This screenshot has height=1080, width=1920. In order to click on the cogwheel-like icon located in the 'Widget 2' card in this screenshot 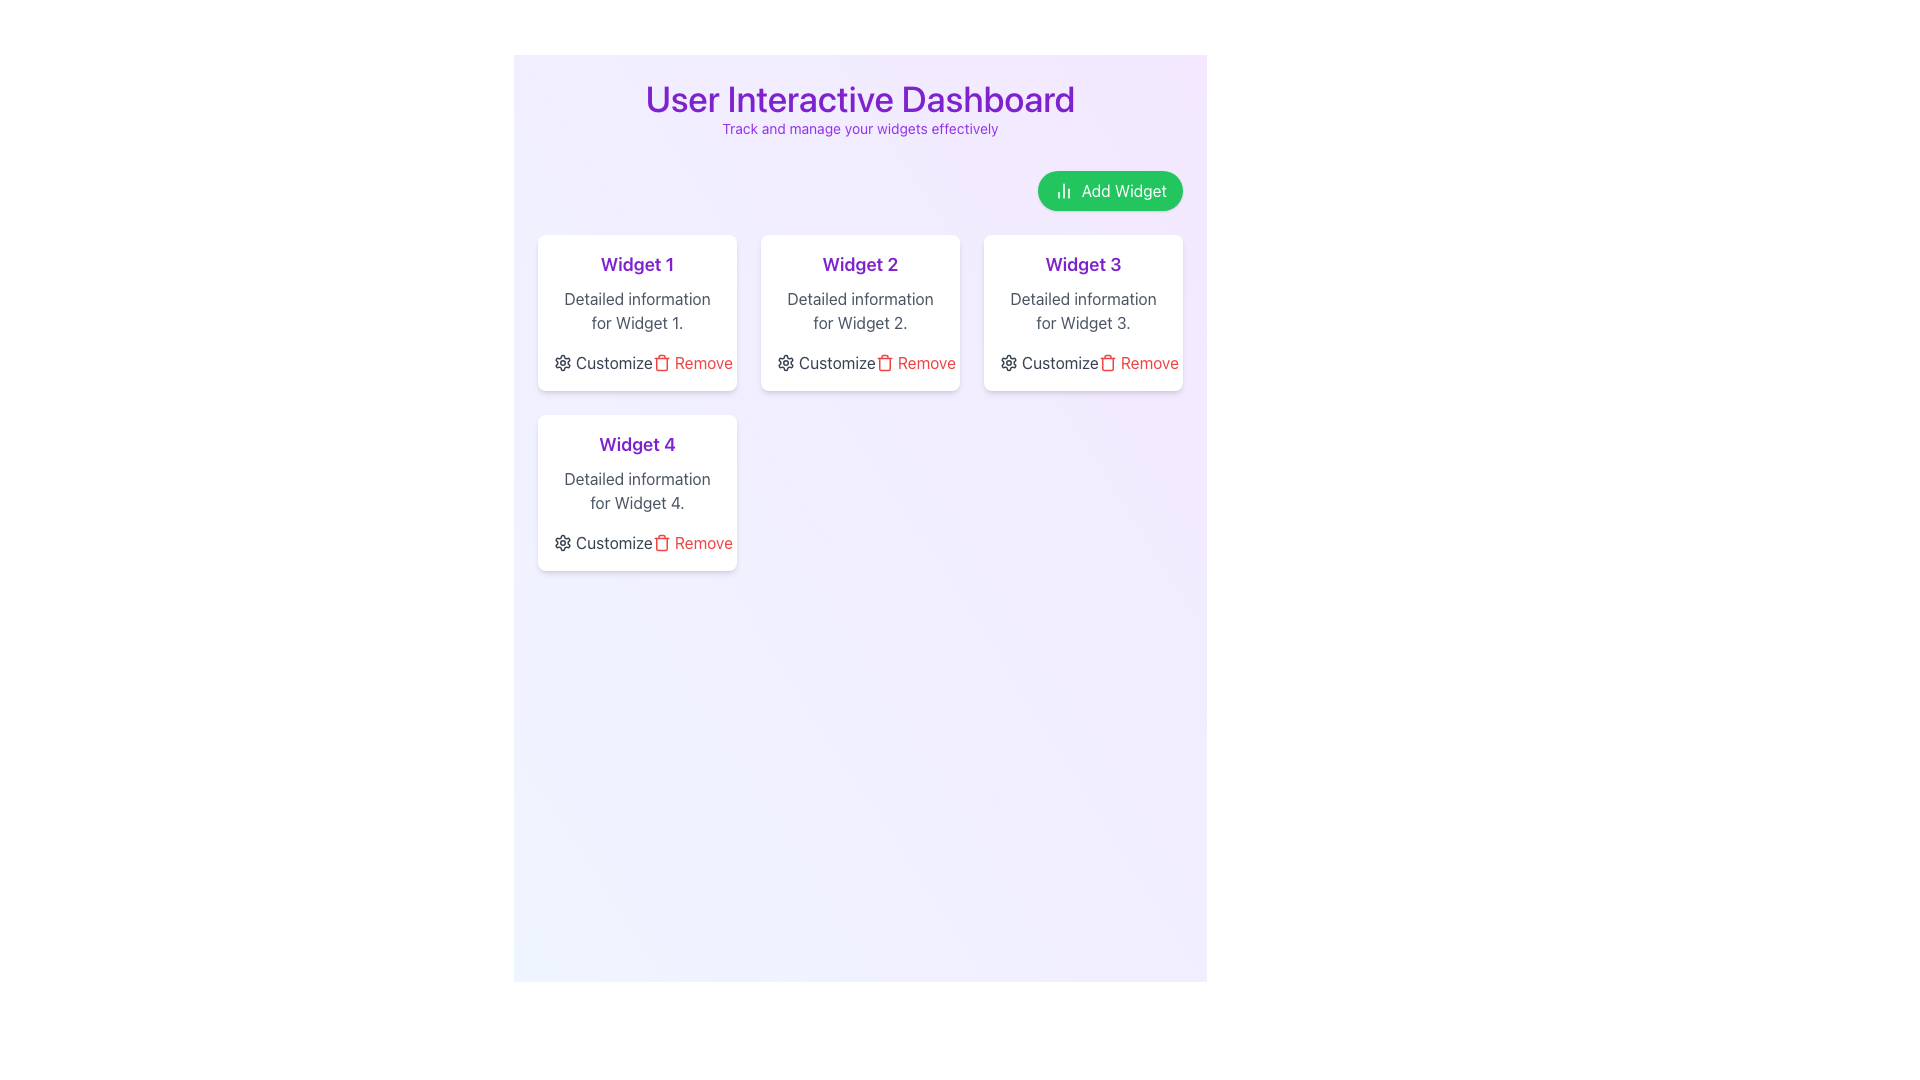, I will do `click(785, 362)`.